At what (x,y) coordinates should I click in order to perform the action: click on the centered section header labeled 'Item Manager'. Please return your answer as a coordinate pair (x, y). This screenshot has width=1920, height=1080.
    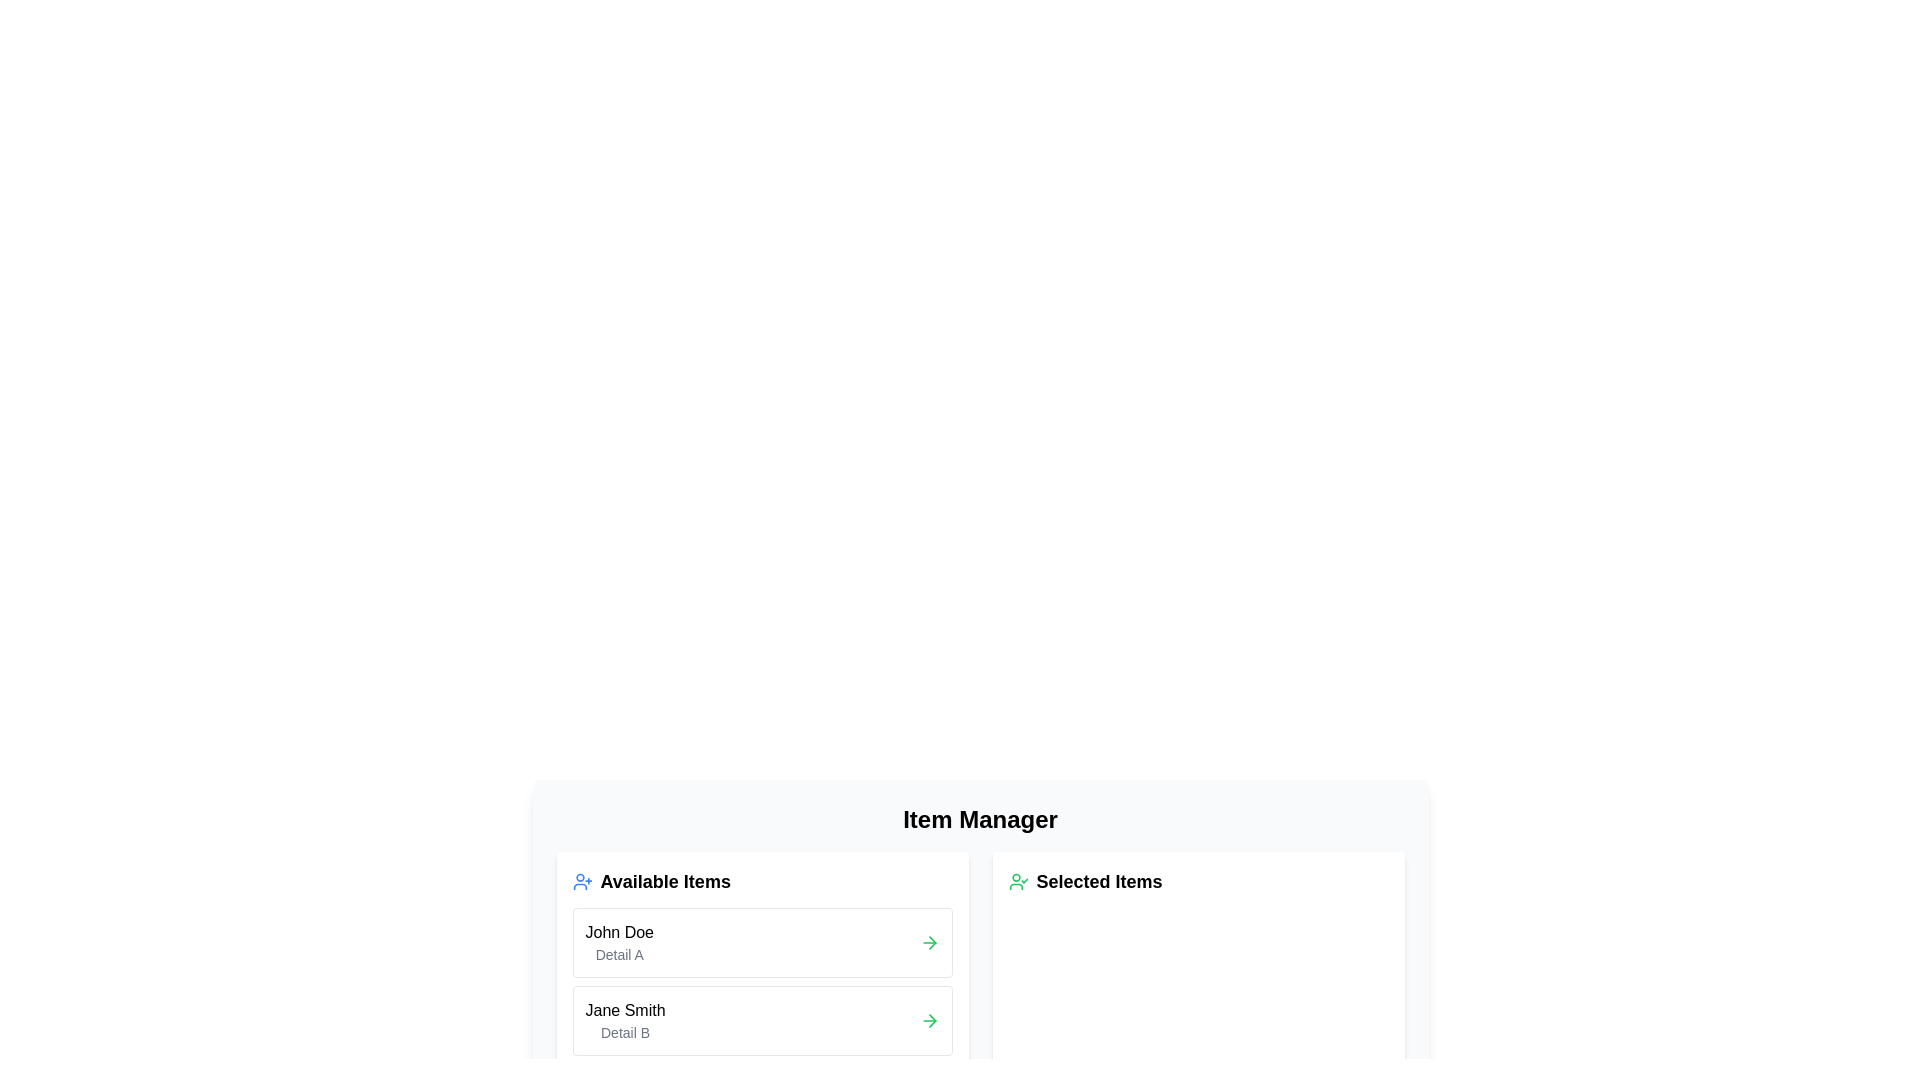
    Looking at the image, I should click on (980, 820).